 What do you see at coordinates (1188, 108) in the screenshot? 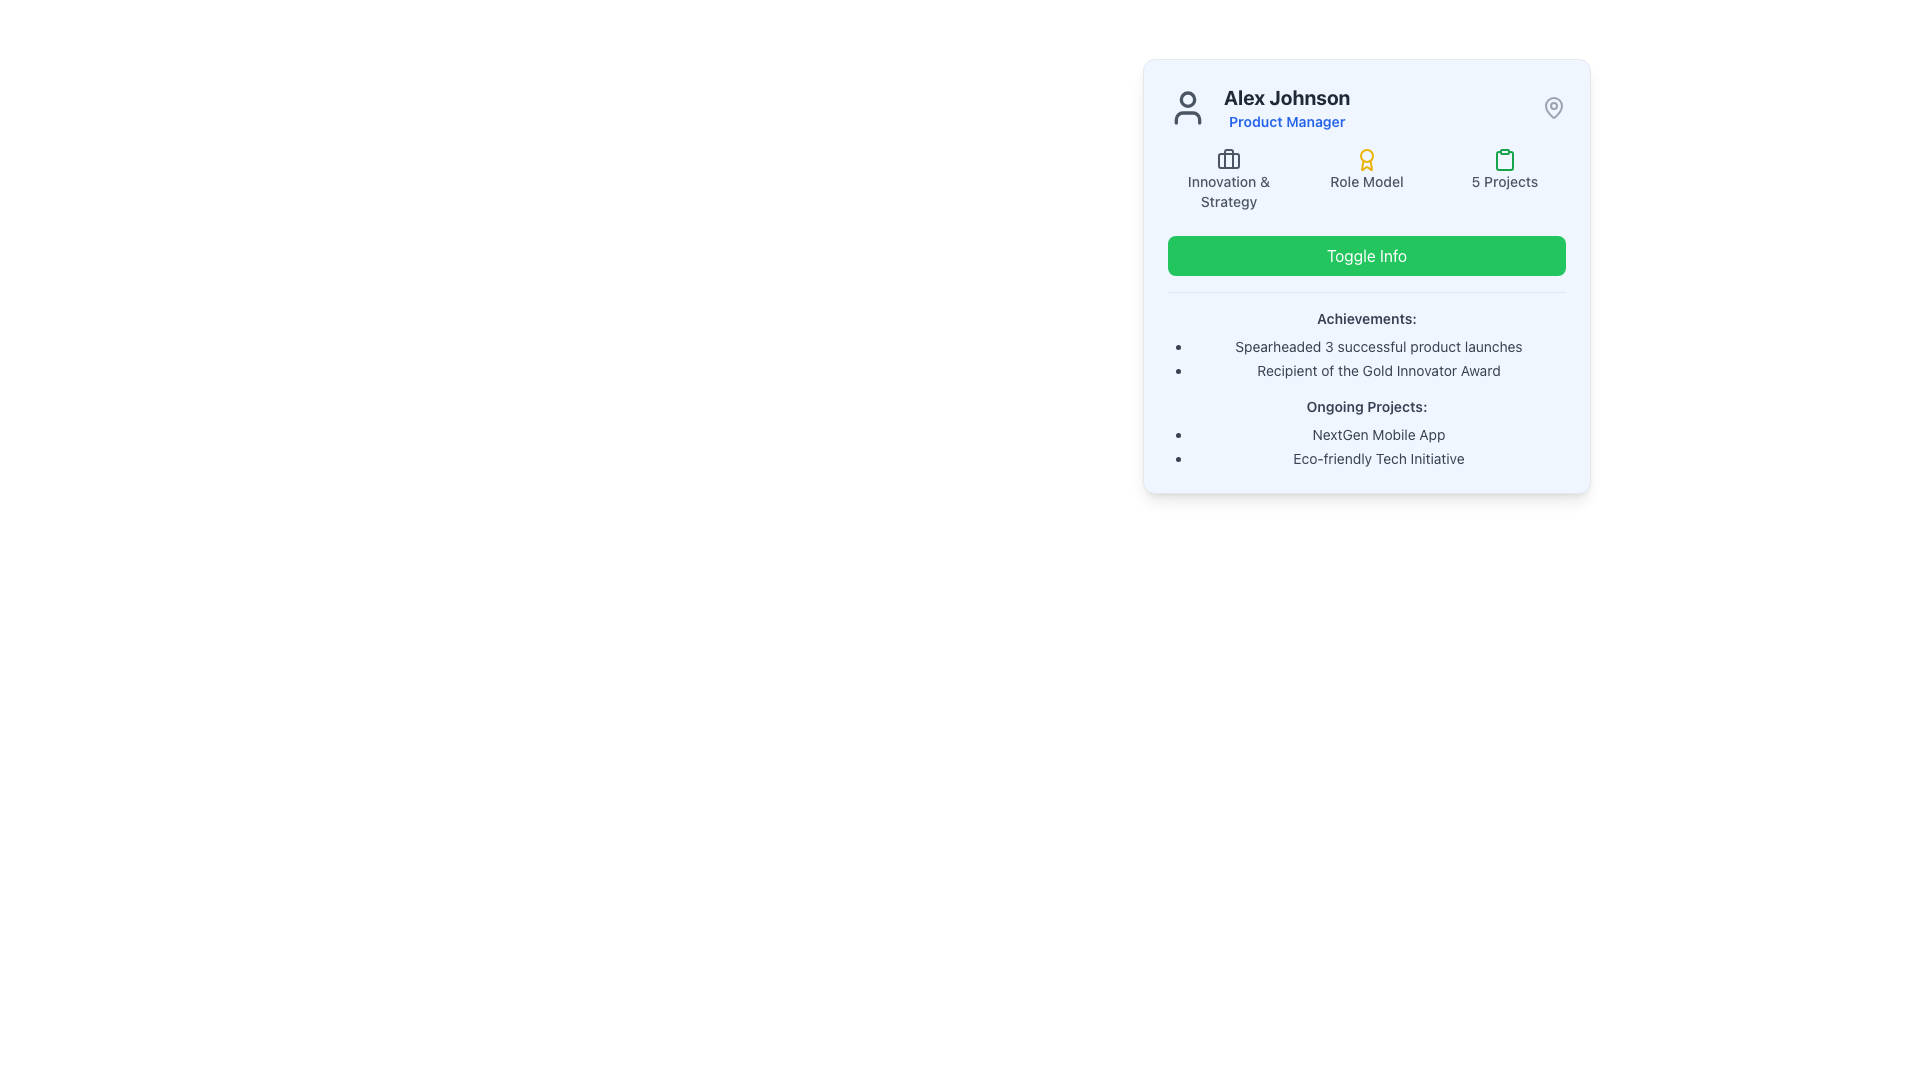
I see `the user icon representing a person, styled with a circular head and trapezoidal body, located at the top-left section of a user profile card, adjacent to the user's name 'Alex Johnson'` at bounding box center [1188, 108].